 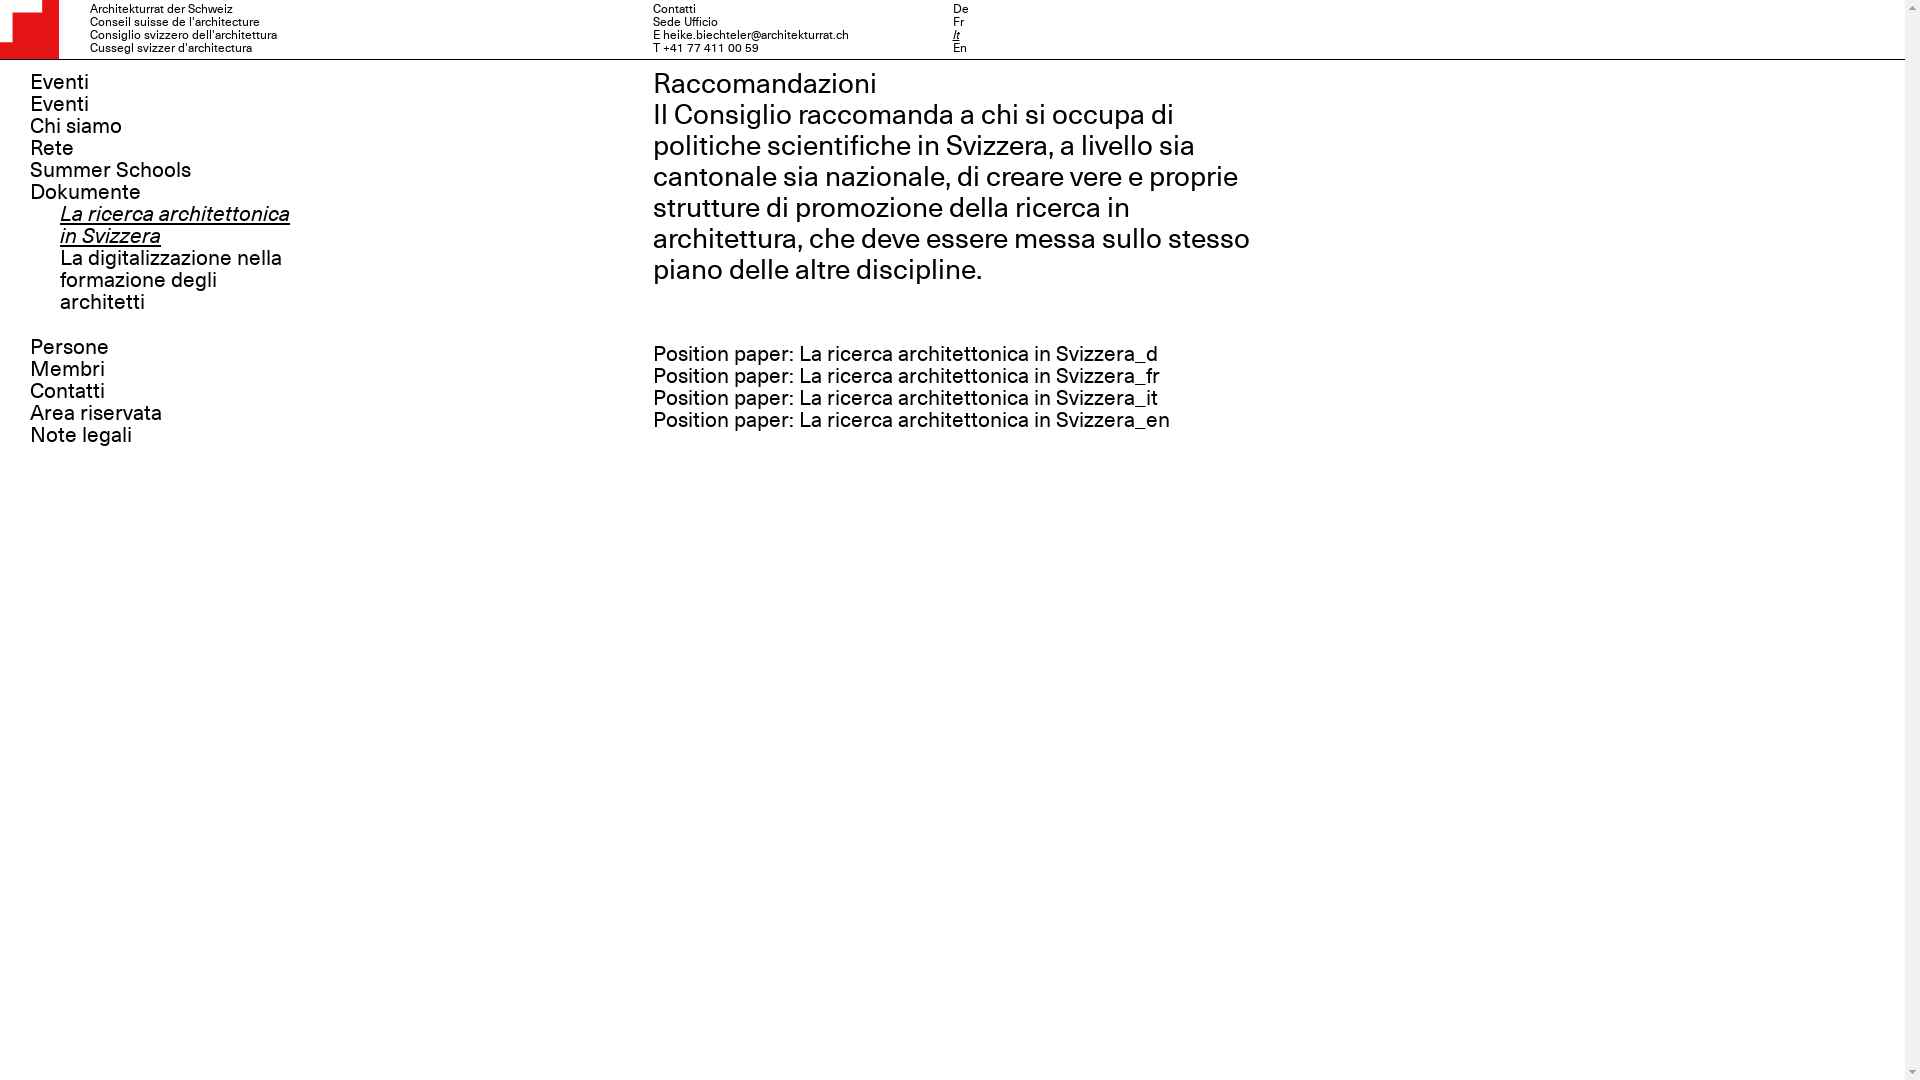 I want to click on 'Contatti', so click(x=29, y=390).